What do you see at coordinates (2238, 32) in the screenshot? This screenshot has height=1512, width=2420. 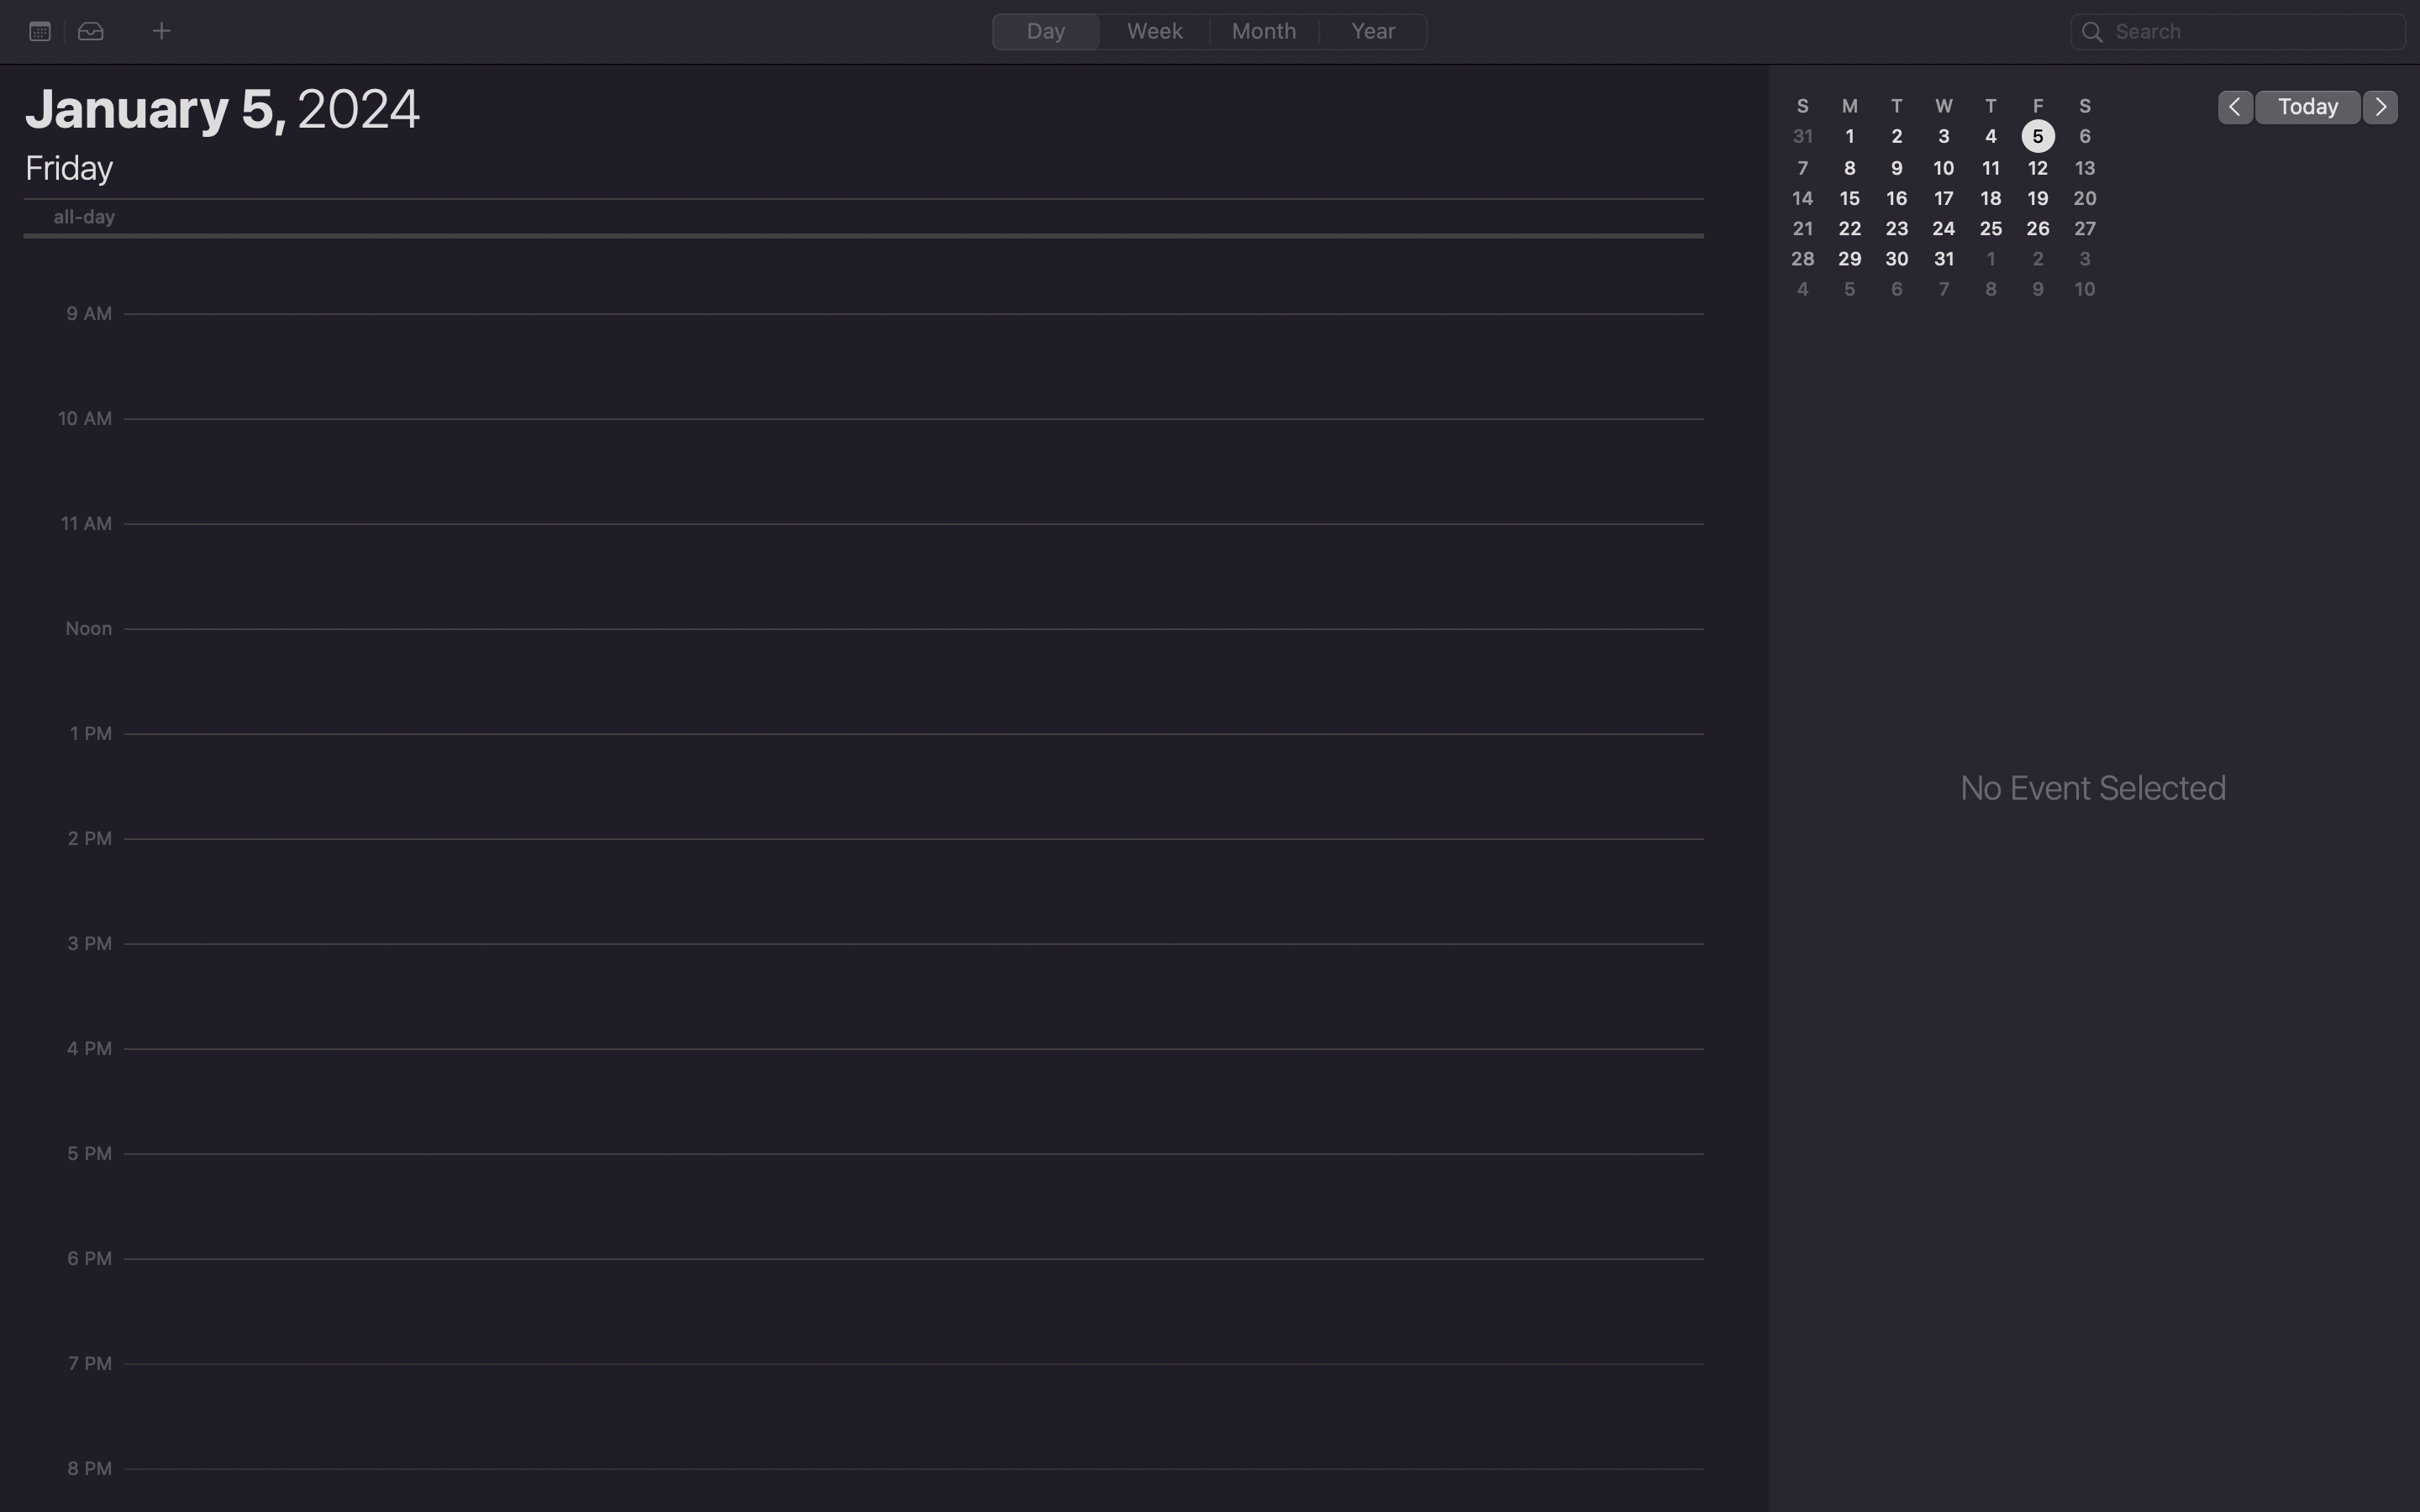 I see `Search for event "Joe birthday` at bounding box center [2238, 32].